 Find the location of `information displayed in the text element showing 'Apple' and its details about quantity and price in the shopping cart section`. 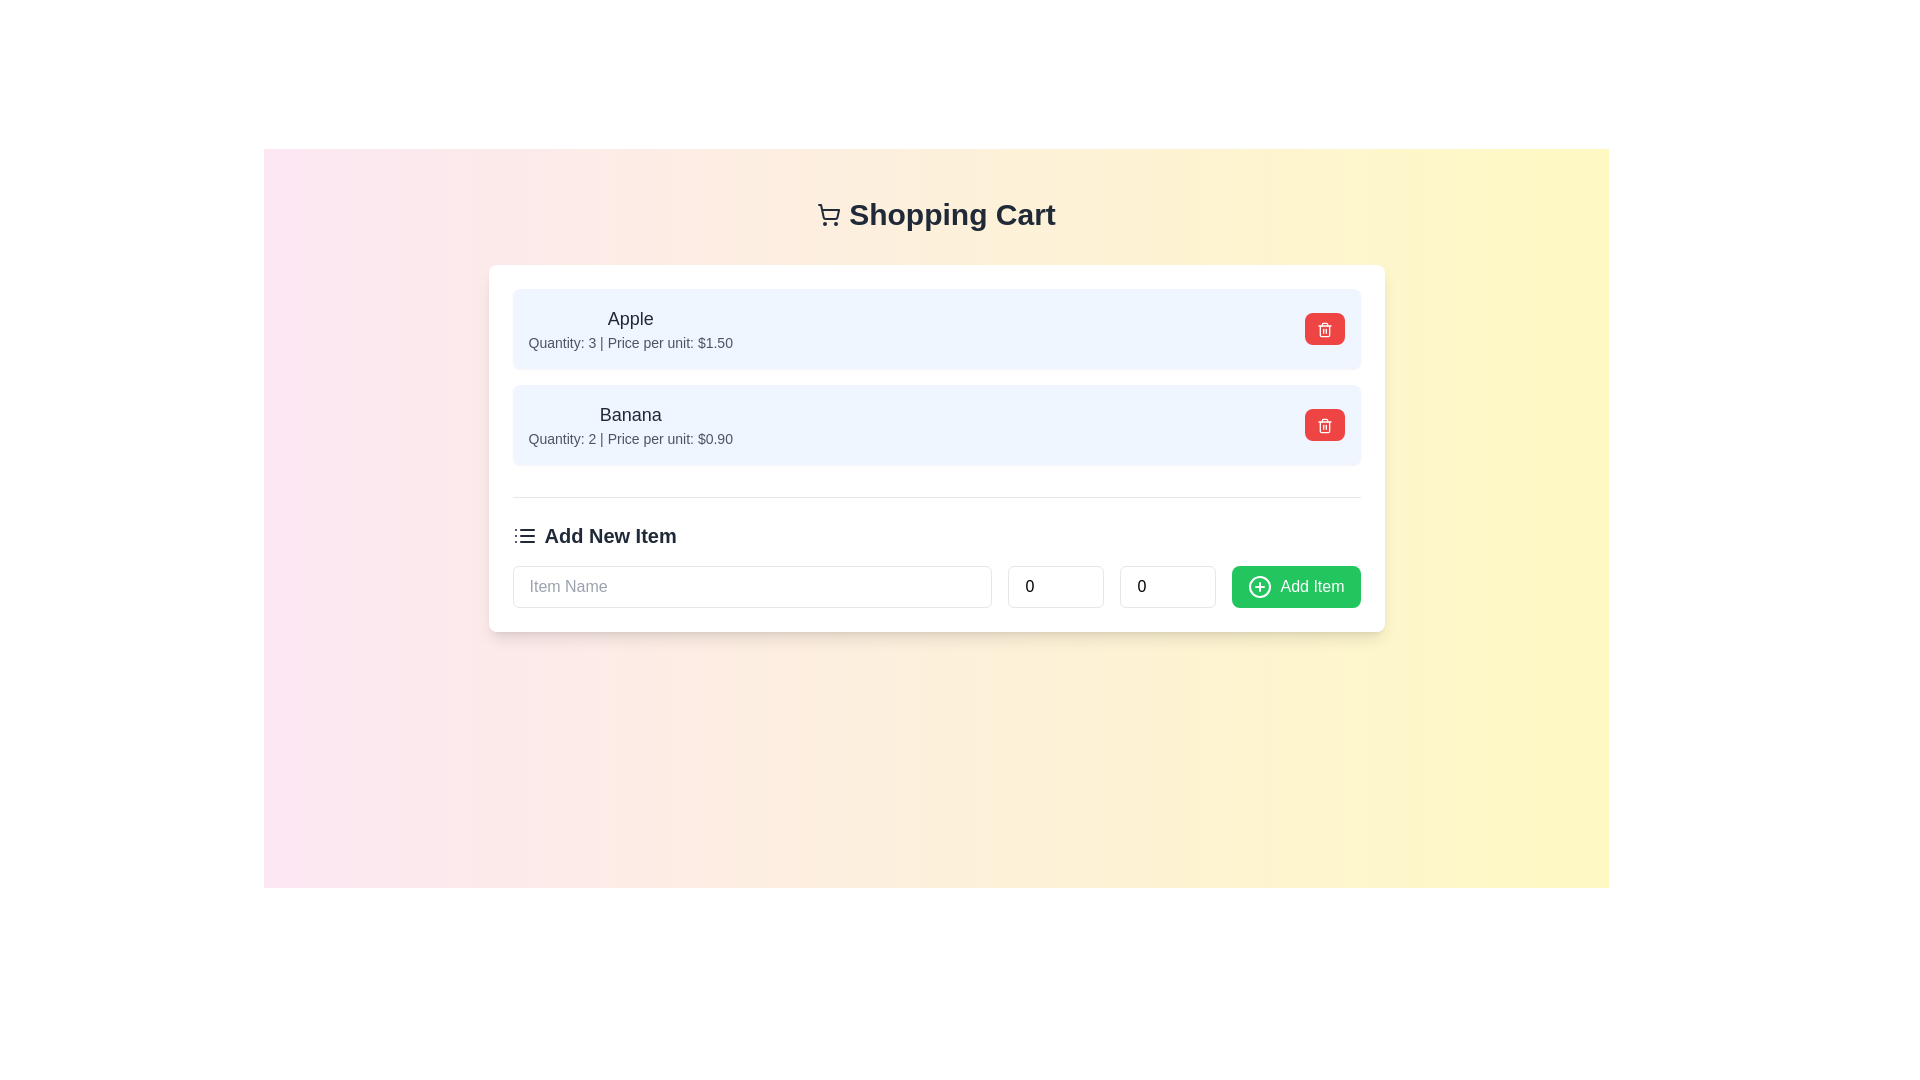

information displayed in the text element showing 'Apple' and its details about quantity and price in the shopping cart section is located at coordinates (629, 327).